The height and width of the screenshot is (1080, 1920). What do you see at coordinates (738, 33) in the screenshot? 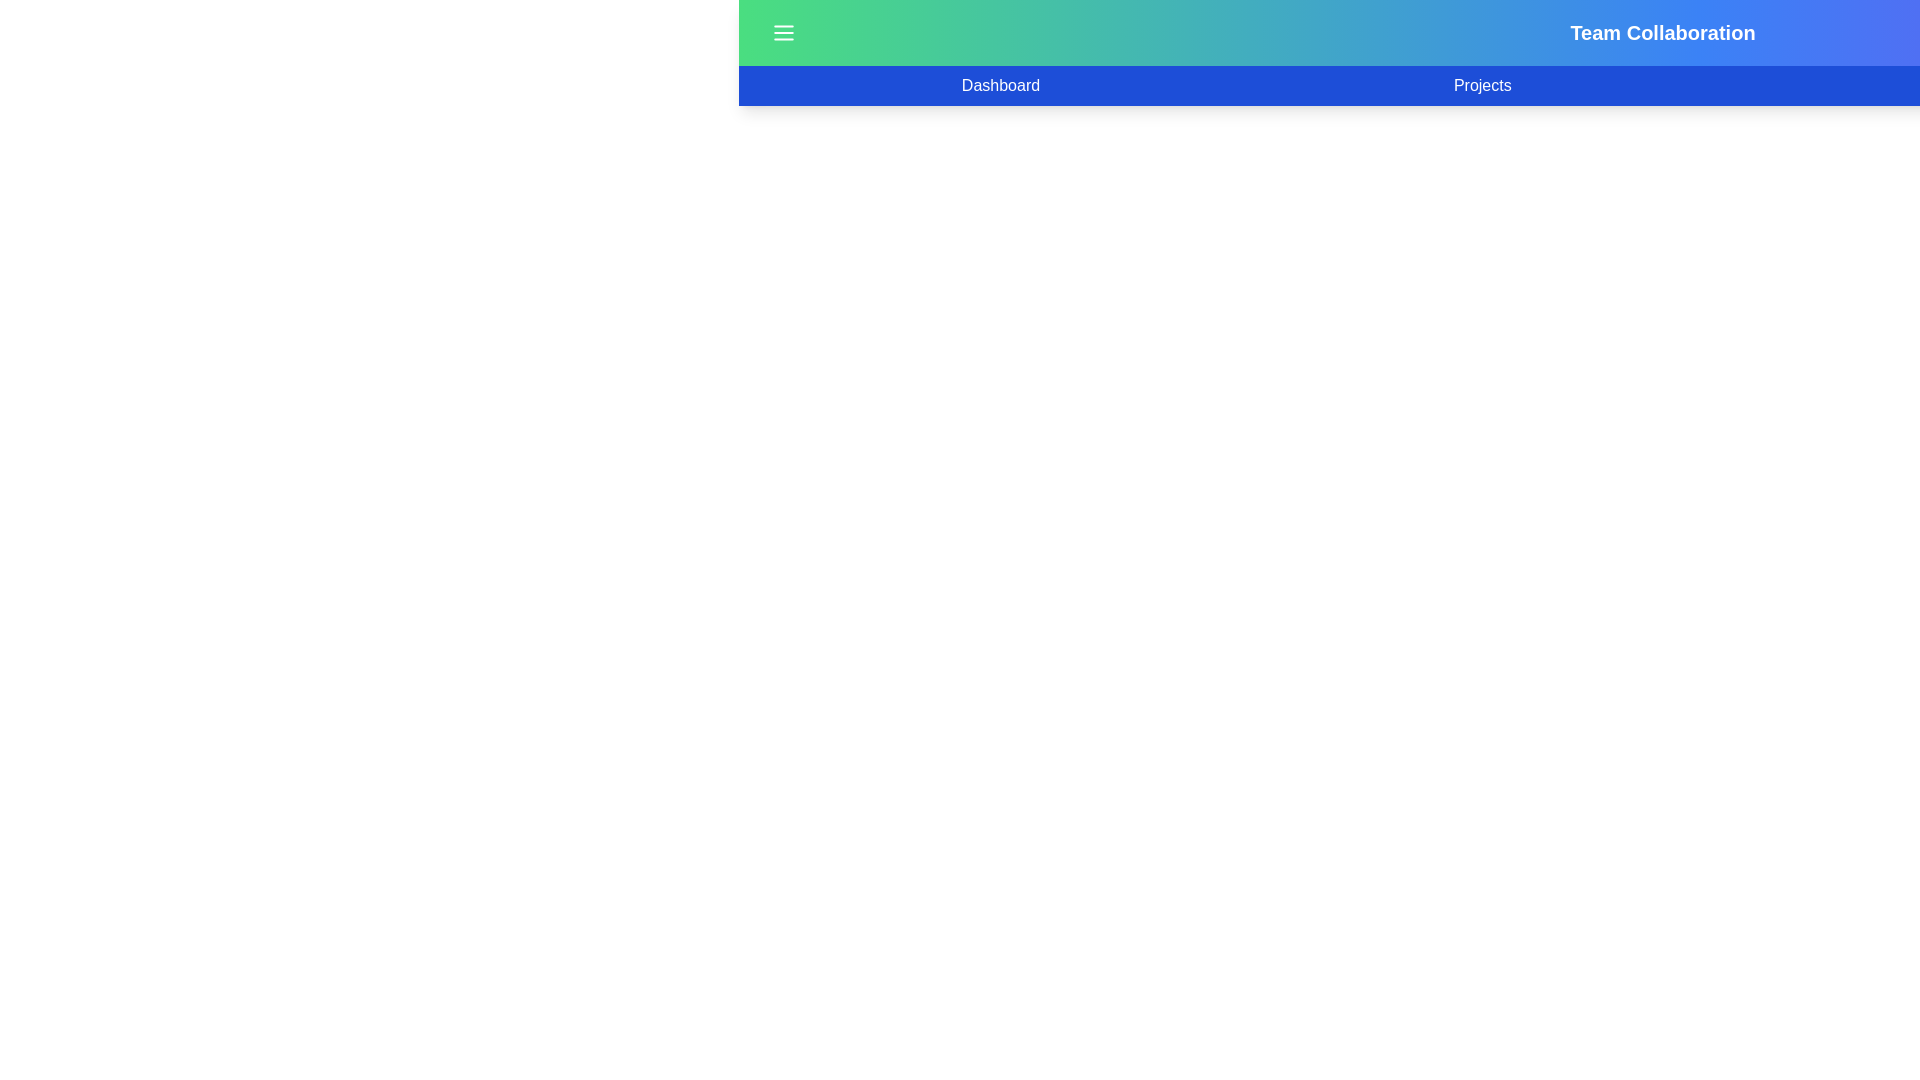
I see `the text 'Team Collaboration' for copying` at bounding box center [738, 33].